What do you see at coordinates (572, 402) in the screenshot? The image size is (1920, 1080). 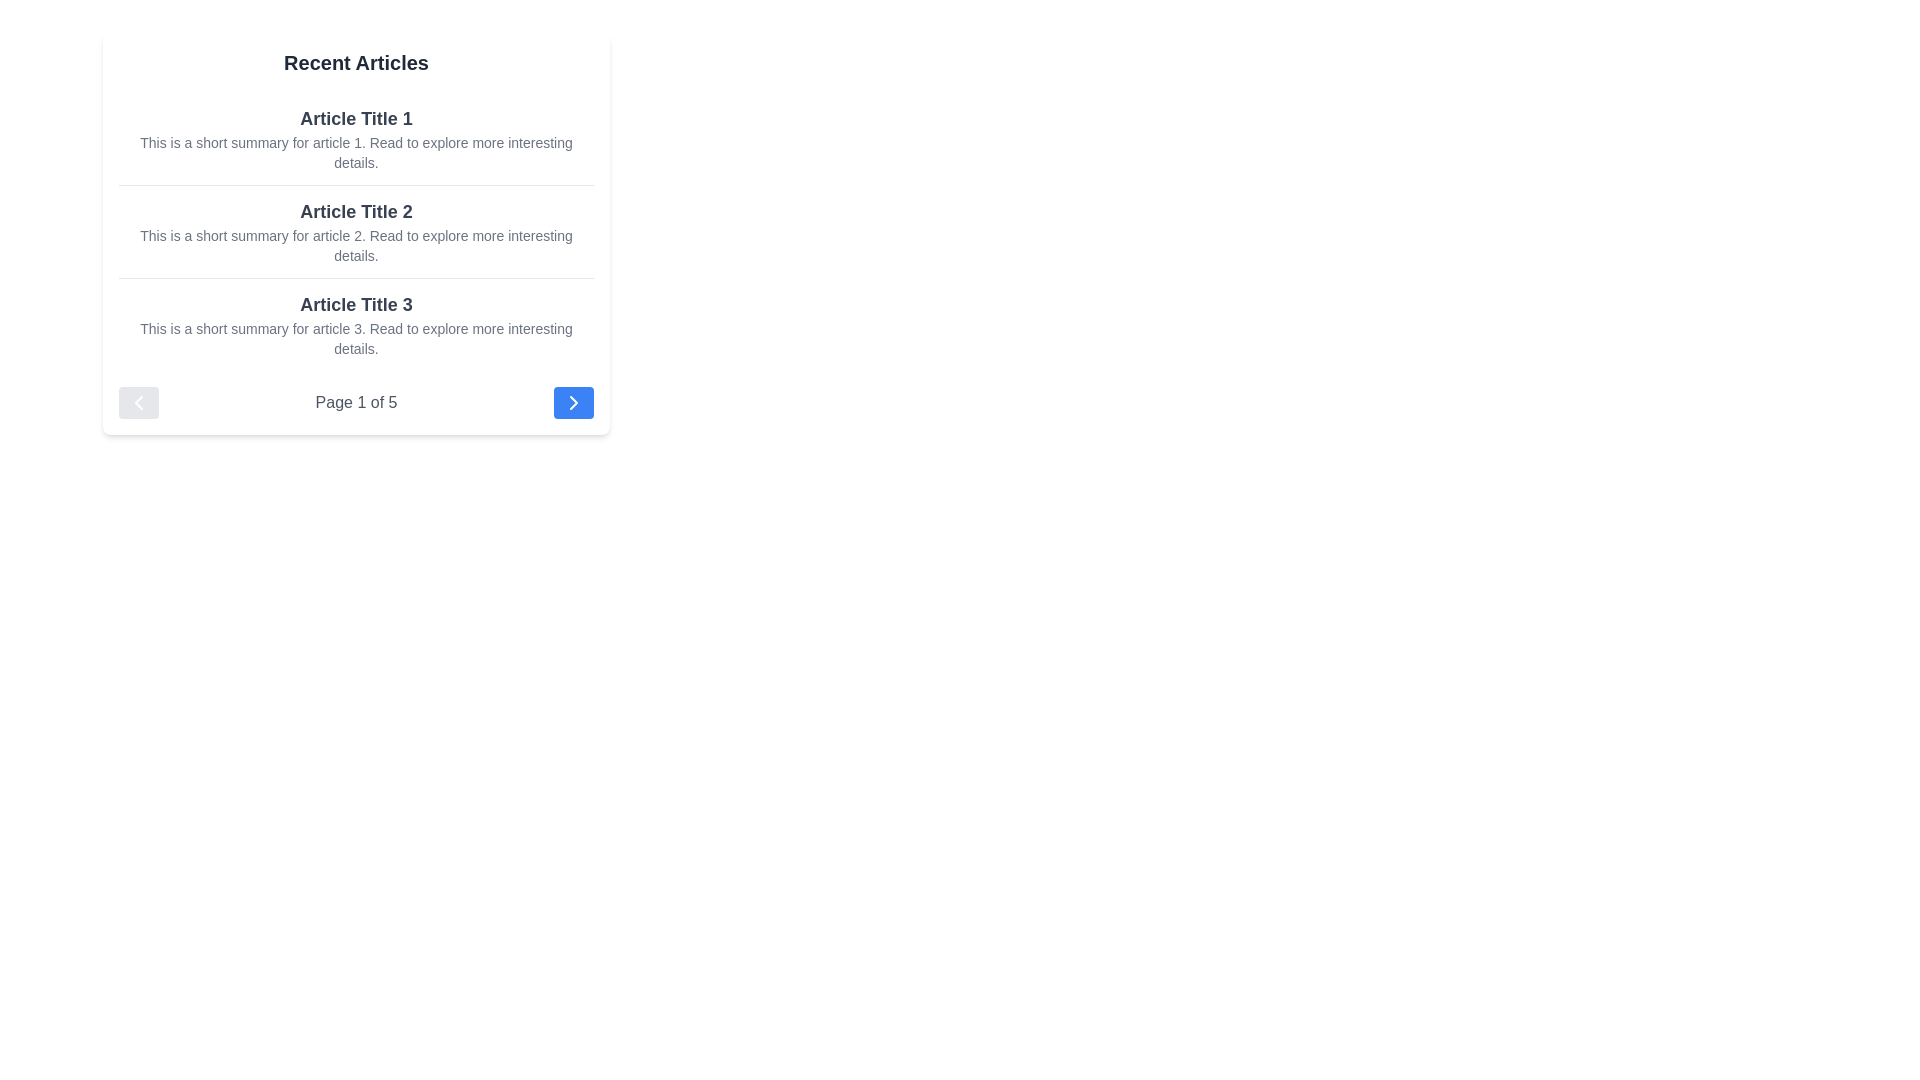 I see `the Icon button located in the bottom-right corner of the card` at bounding box center [572, 402].